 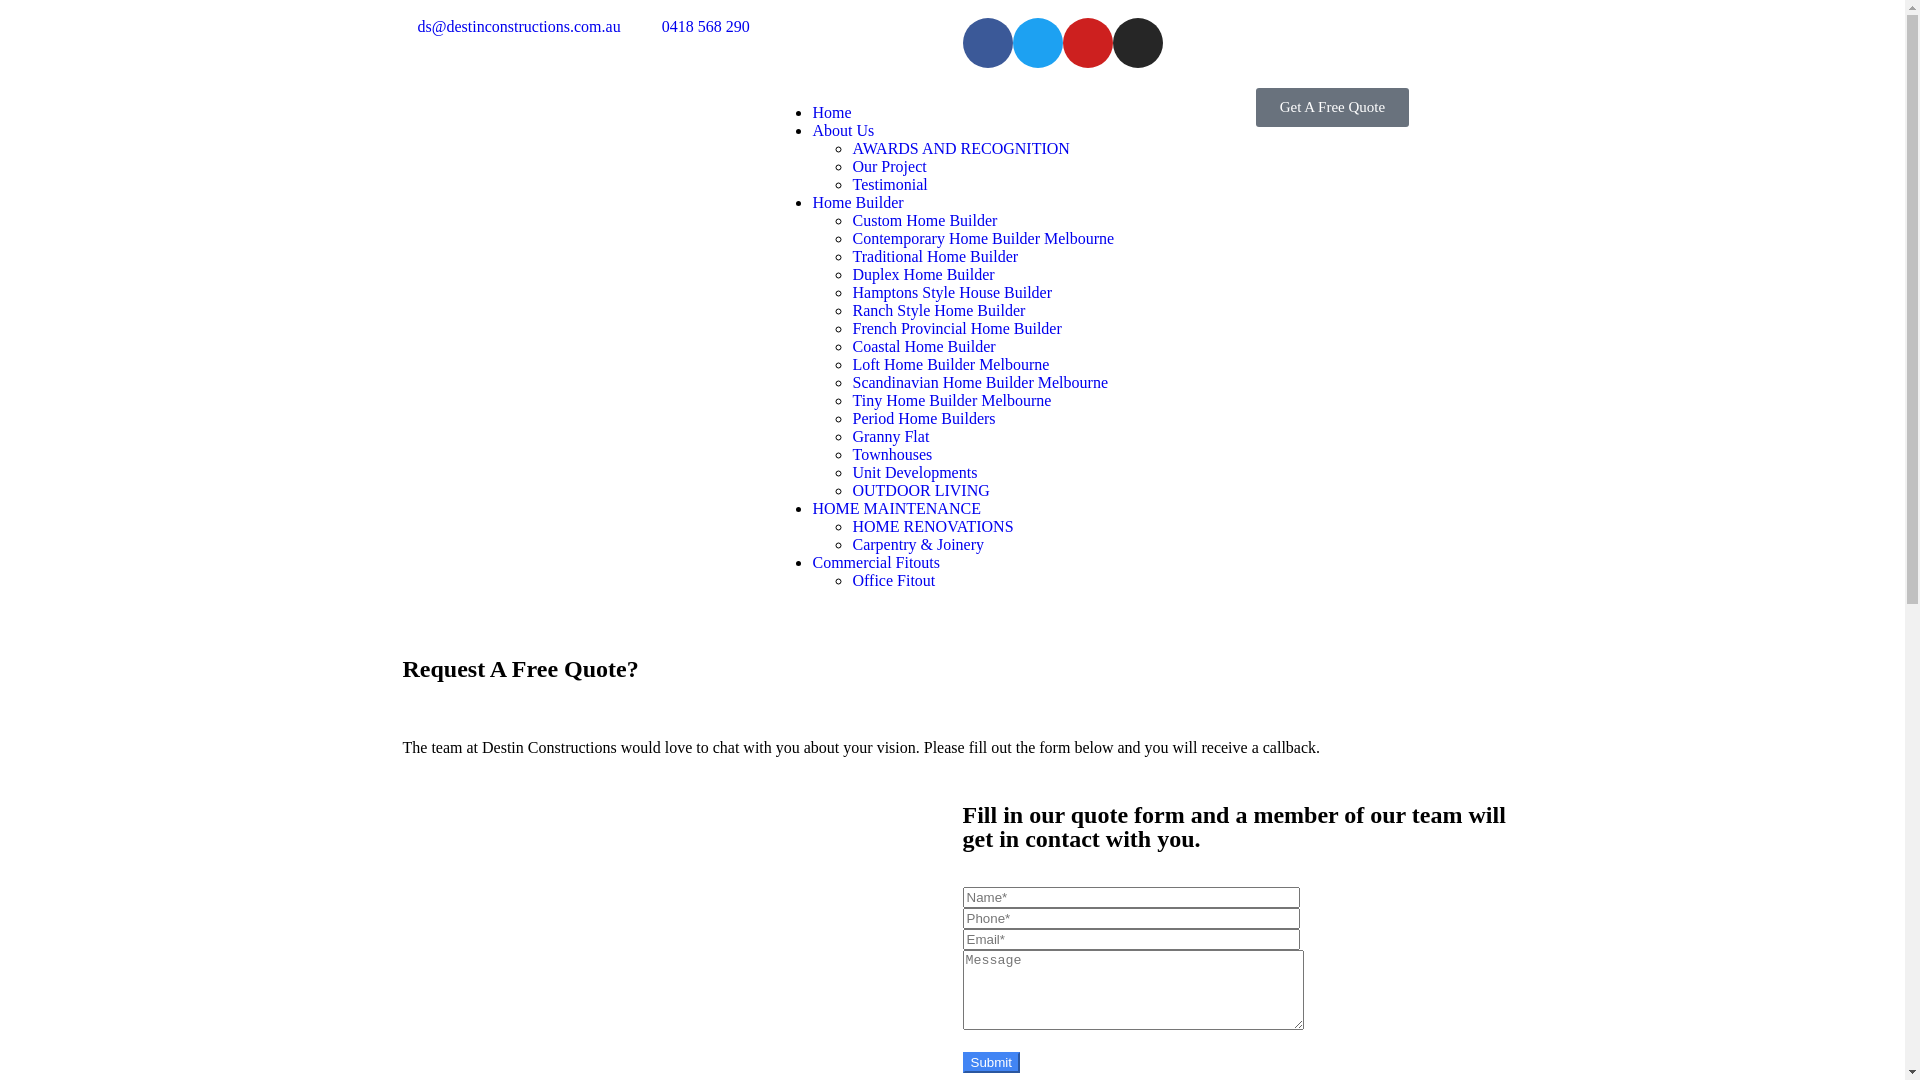 What do you see at coordinates (851, 454) in the screenshot?
I see `'Townhouses'` at bounding box center [851, 454].